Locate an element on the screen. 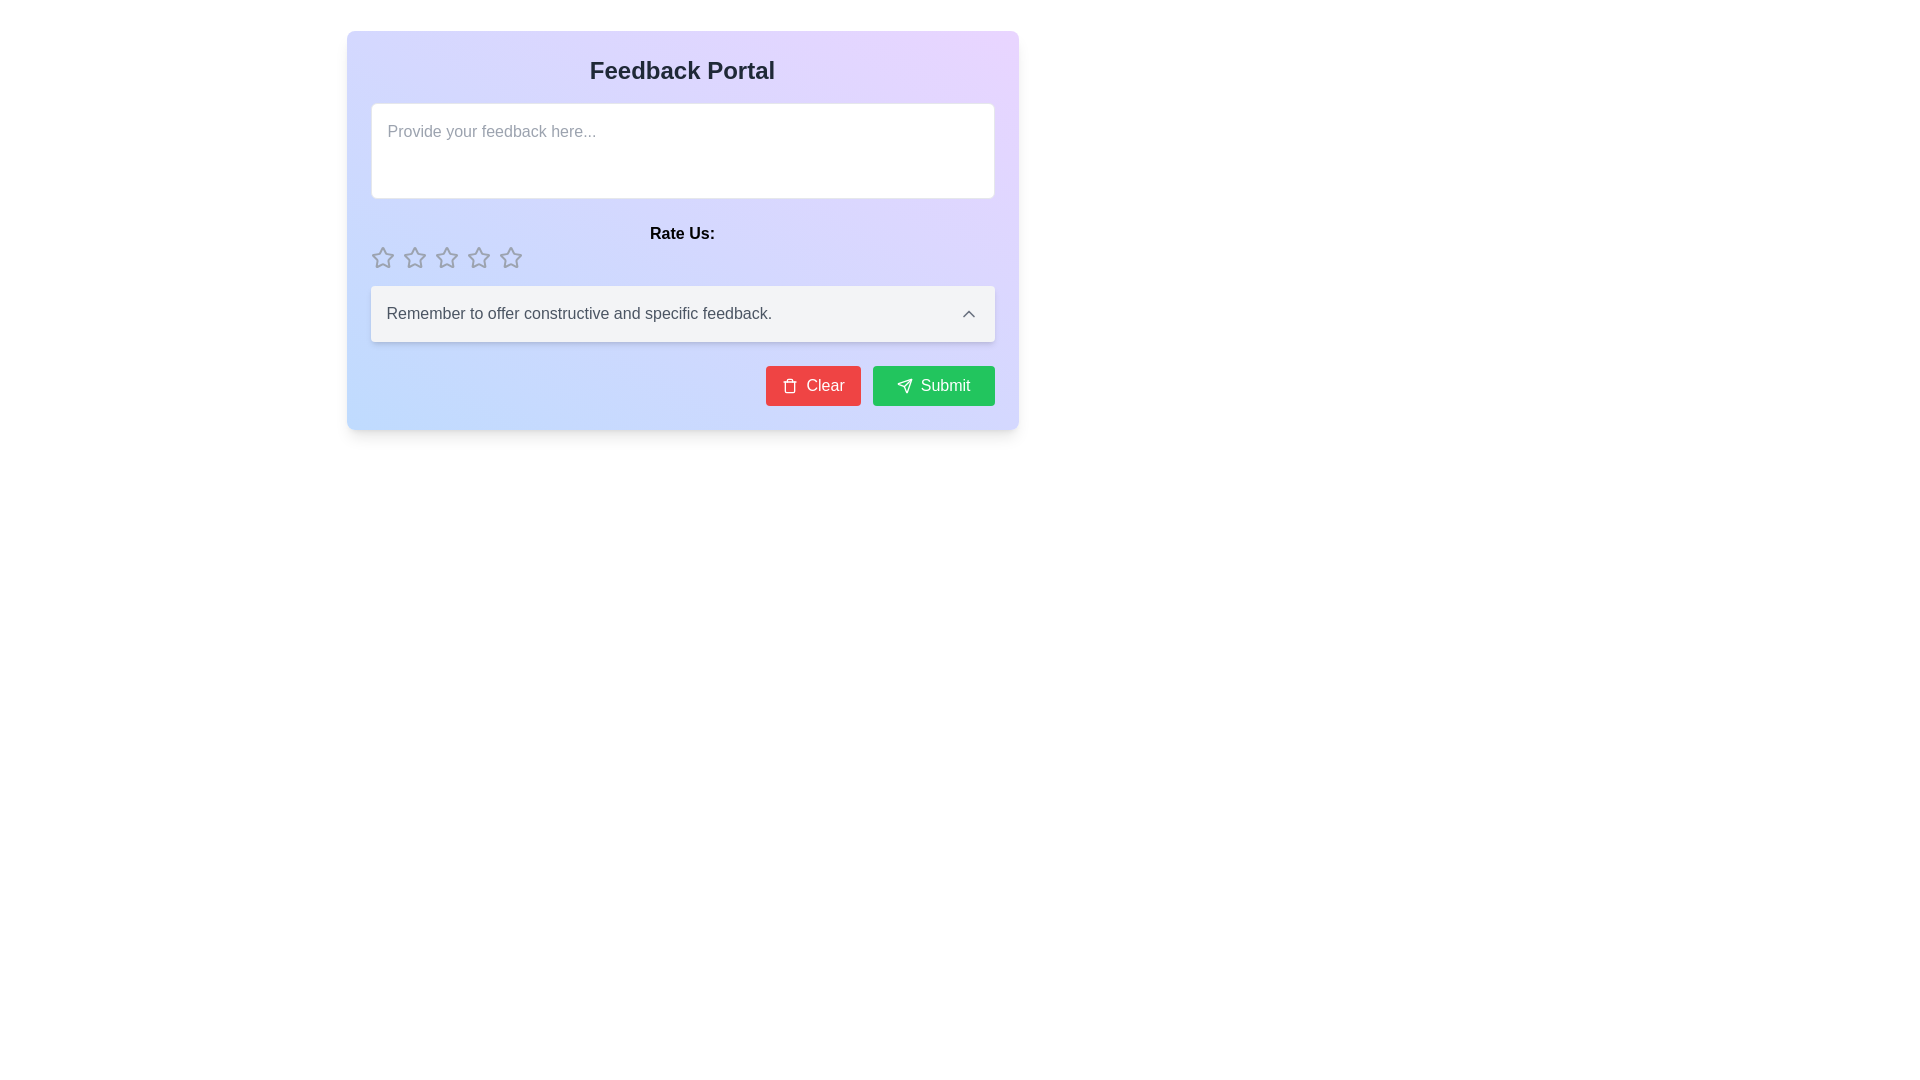  the upward-facing chevron icon, which is a minimalist outline colored gray is located at coordinates (968, 313).